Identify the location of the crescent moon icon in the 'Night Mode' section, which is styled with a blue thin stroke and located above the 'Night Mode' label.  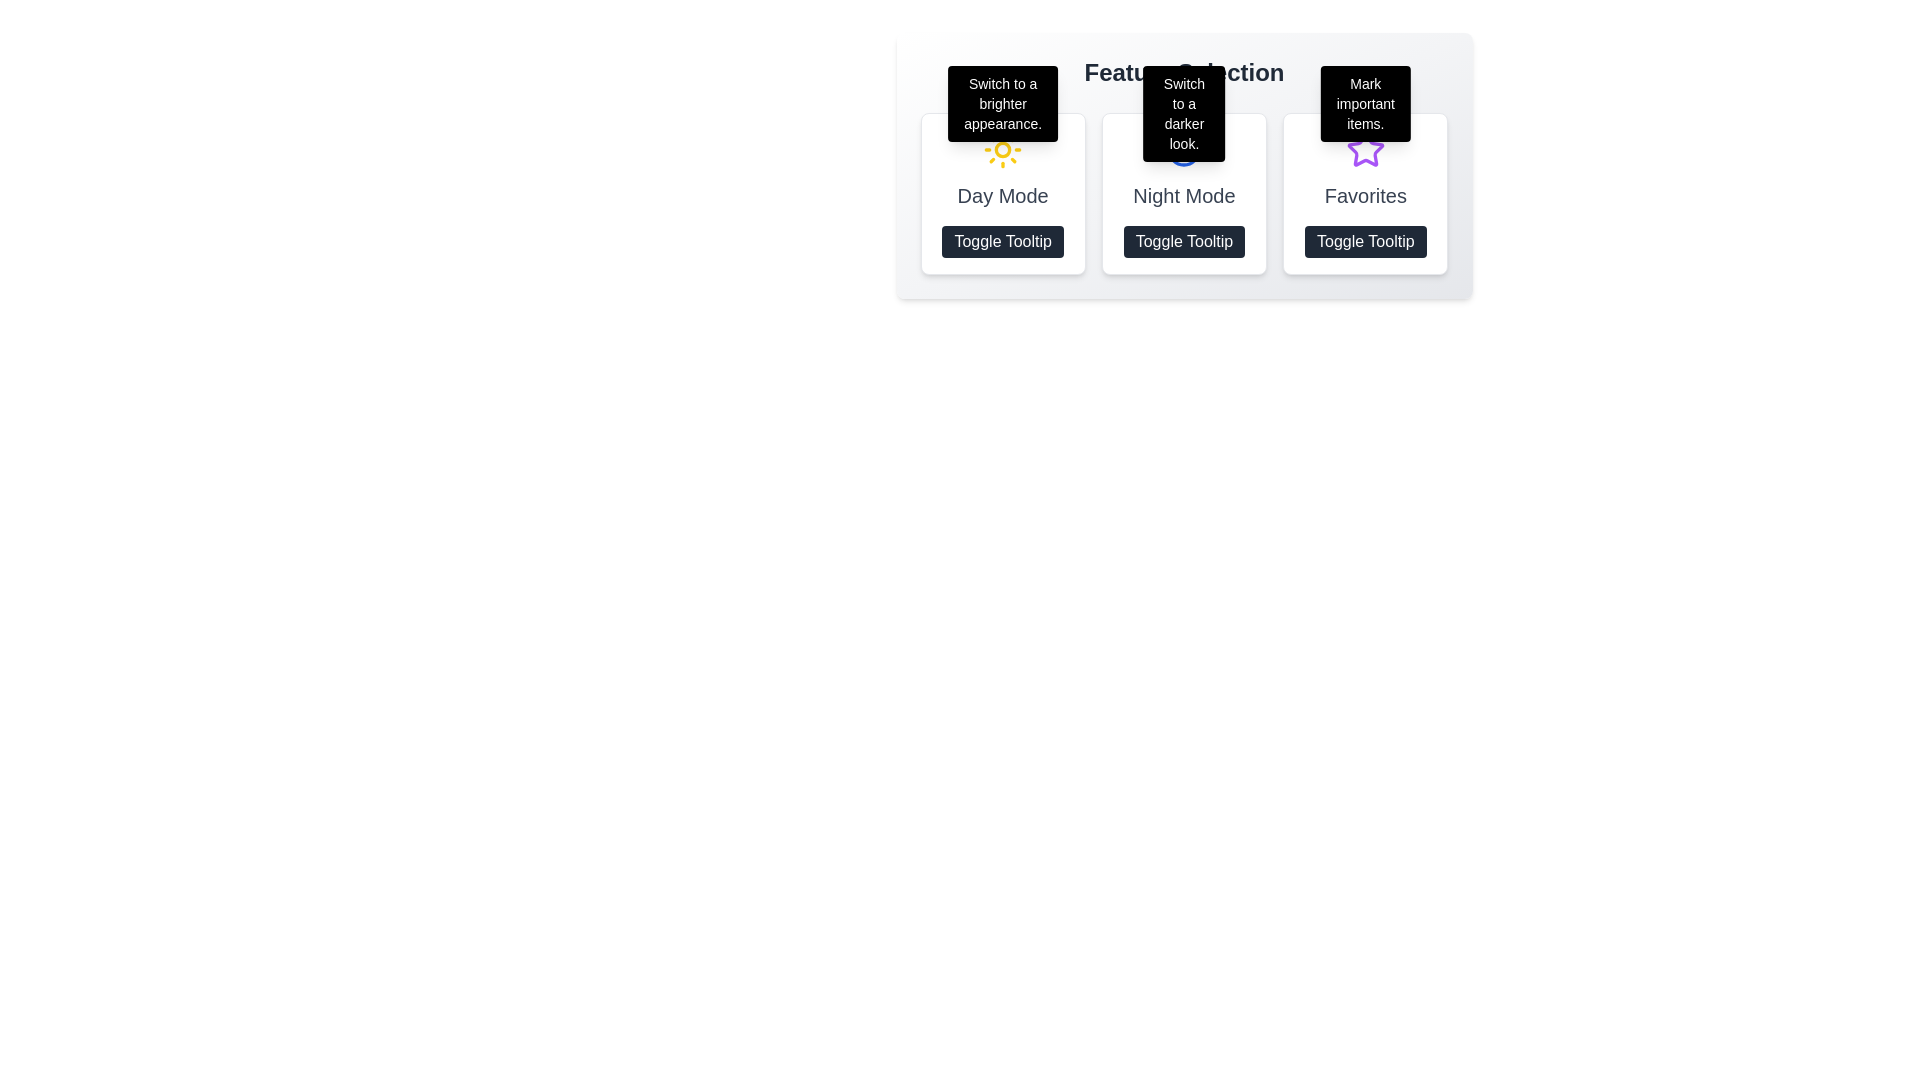
(1184, 149).